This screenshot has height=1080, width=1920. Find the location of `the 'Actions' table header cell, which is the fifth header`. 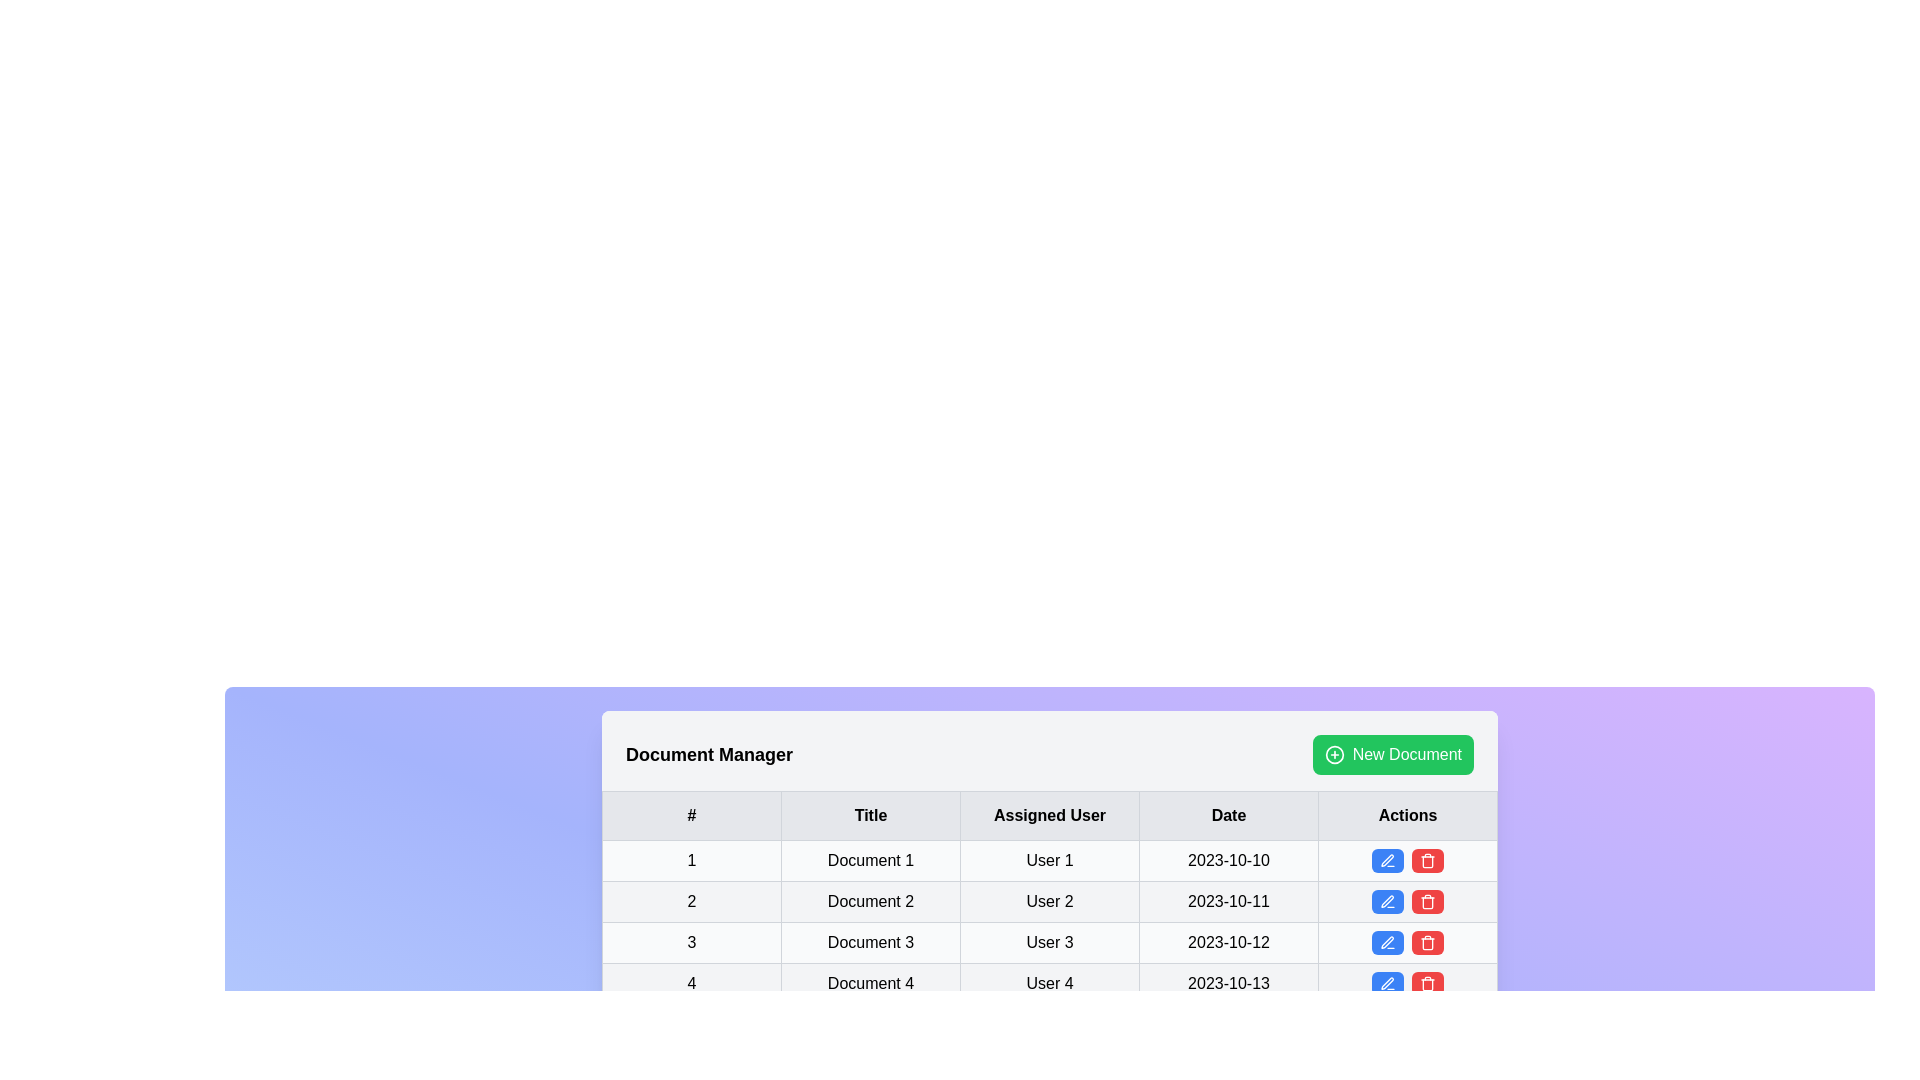

the 'Actions' table header cell, which is the fifth header is located at coordinates (1406, 816).